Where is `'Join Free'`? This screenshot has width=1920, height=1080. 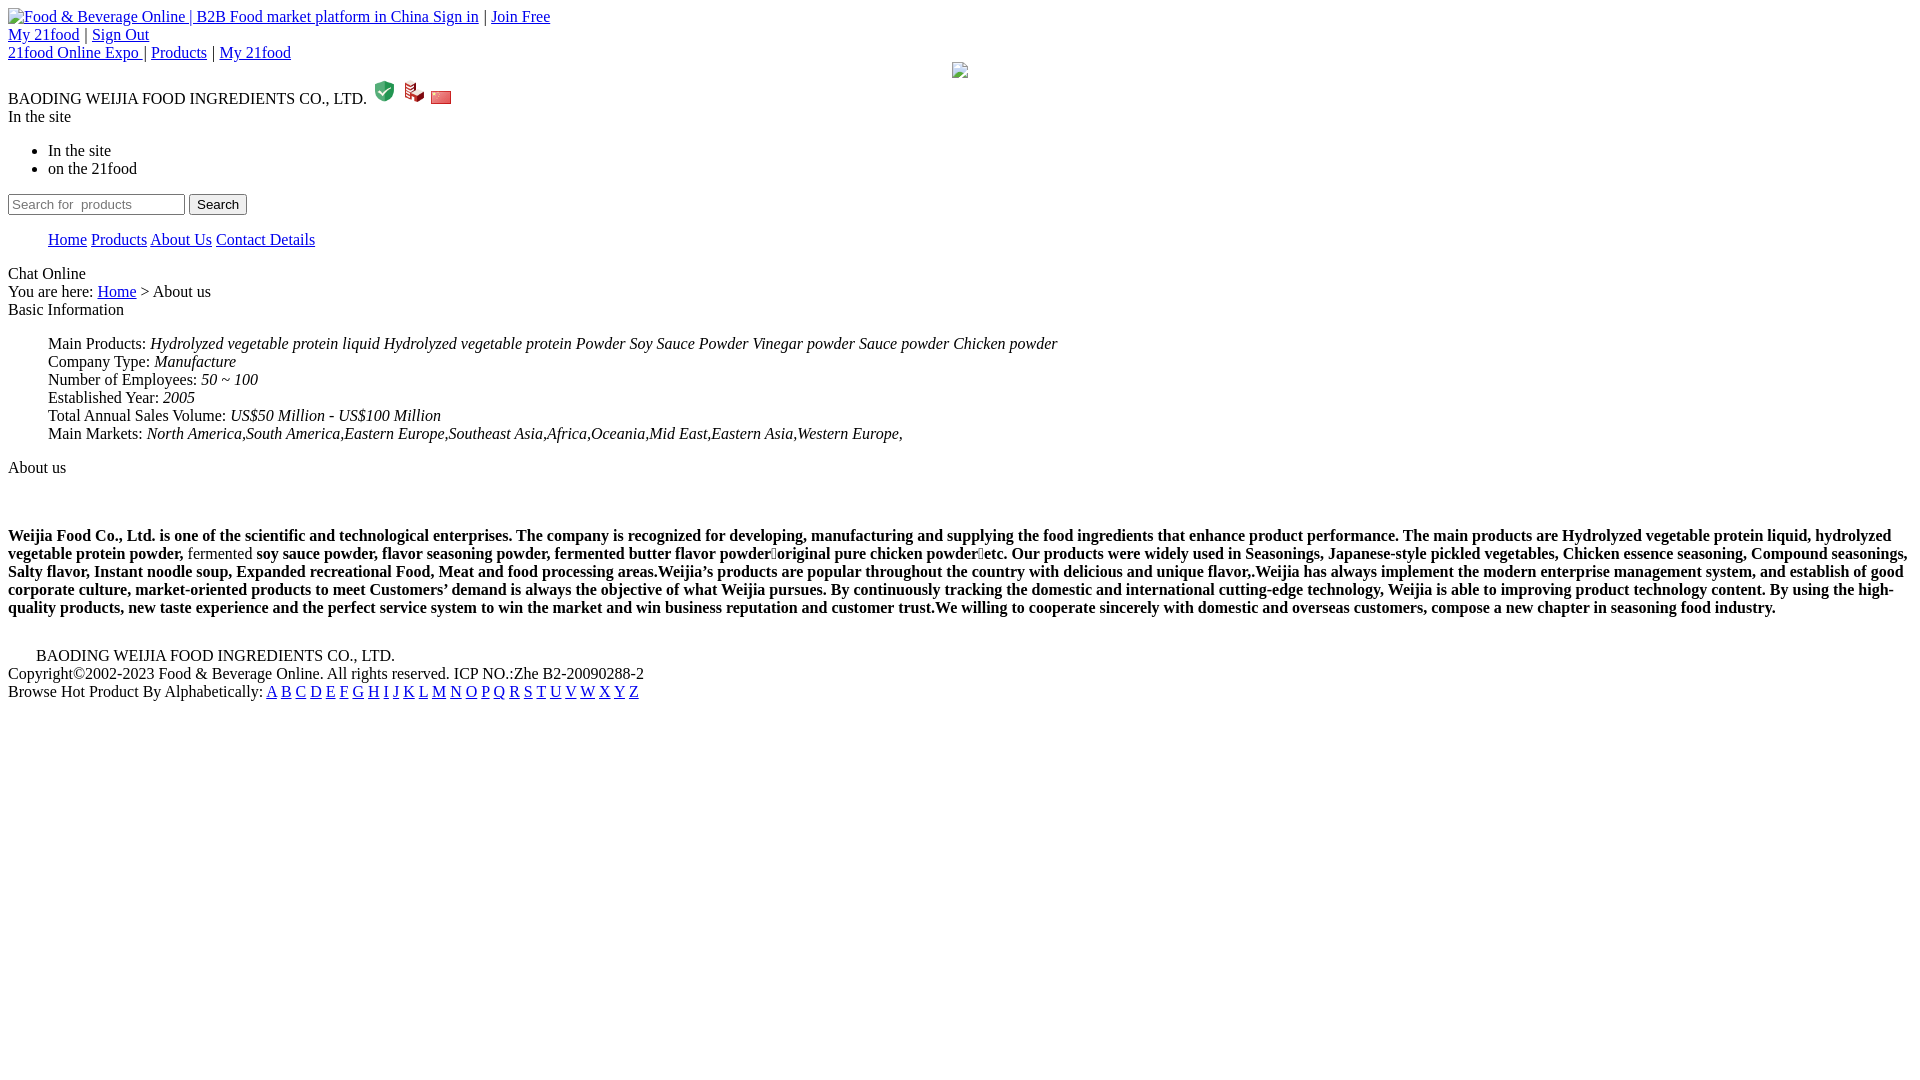
'Join Free' is located at coordinates (520, 16).